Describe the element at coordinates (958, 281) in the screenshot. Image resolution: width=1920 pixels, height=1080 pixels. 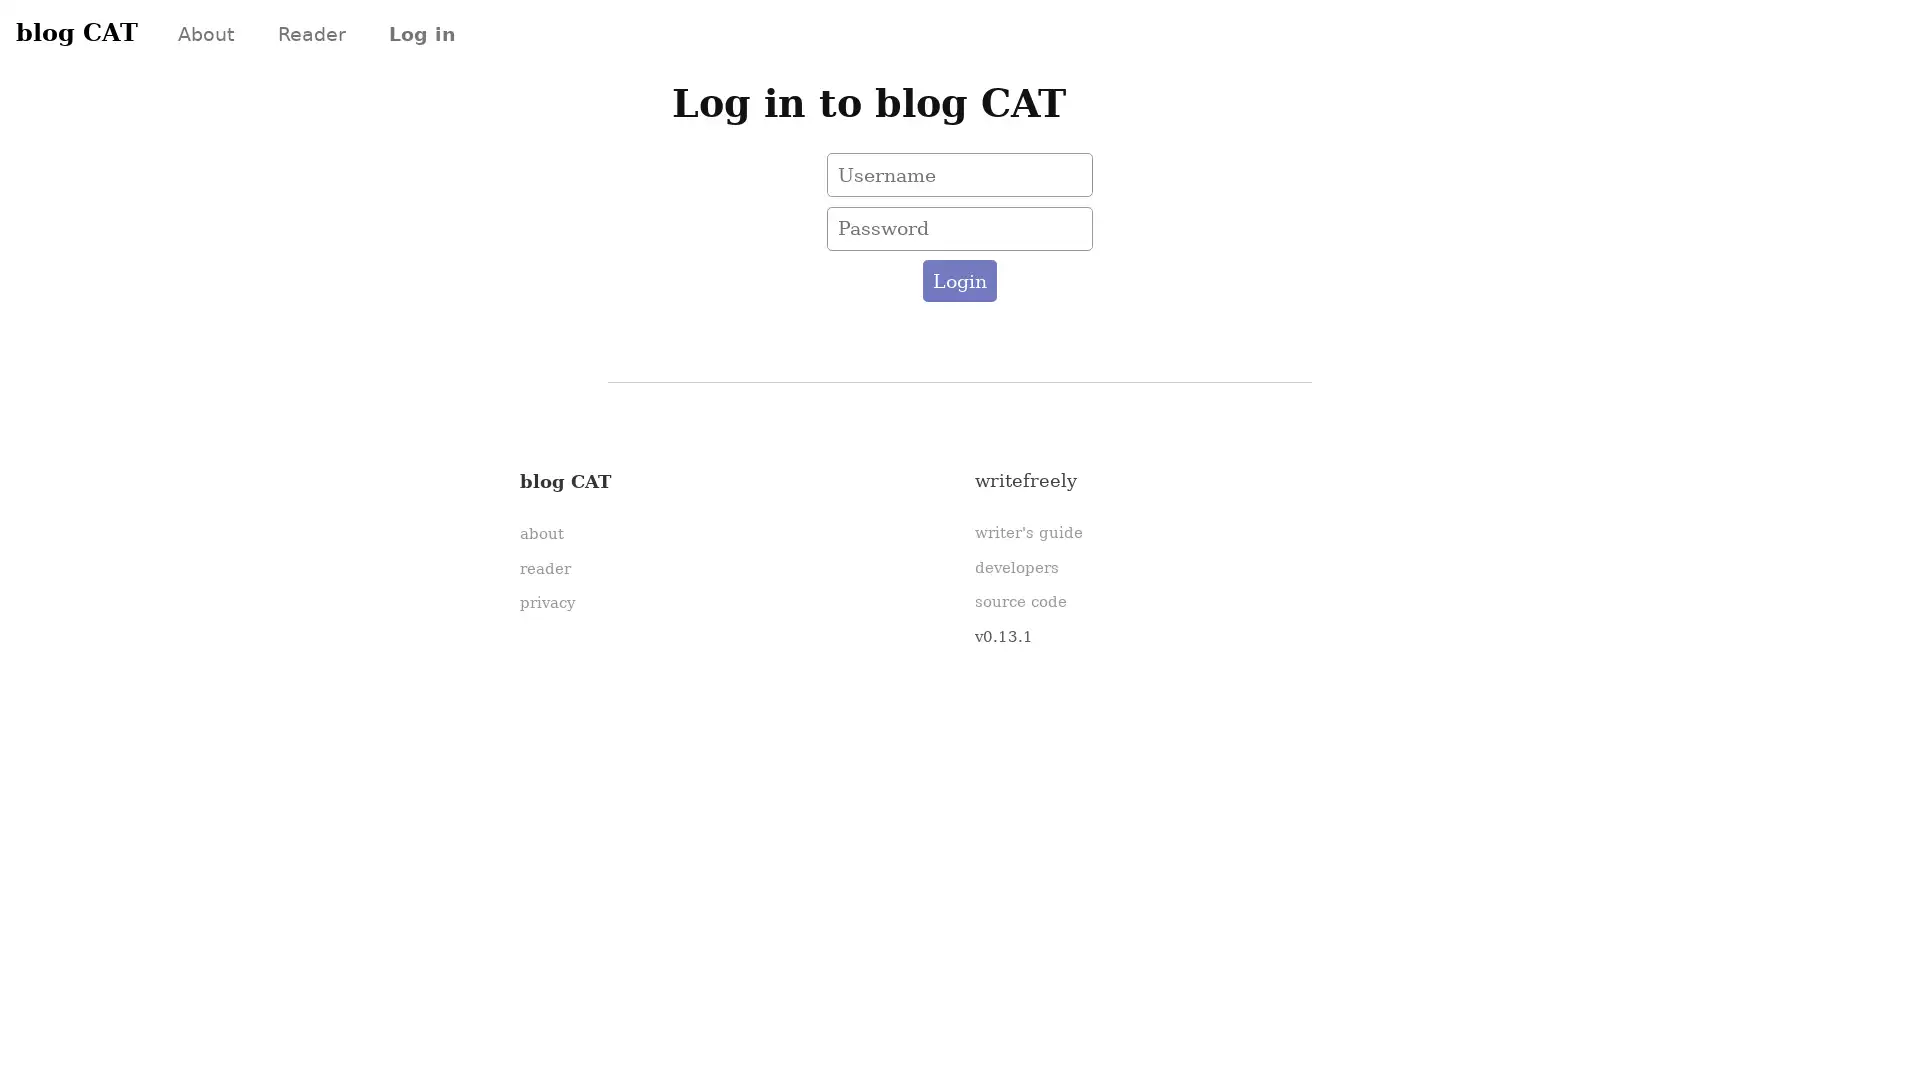
I see `Login` at that location.